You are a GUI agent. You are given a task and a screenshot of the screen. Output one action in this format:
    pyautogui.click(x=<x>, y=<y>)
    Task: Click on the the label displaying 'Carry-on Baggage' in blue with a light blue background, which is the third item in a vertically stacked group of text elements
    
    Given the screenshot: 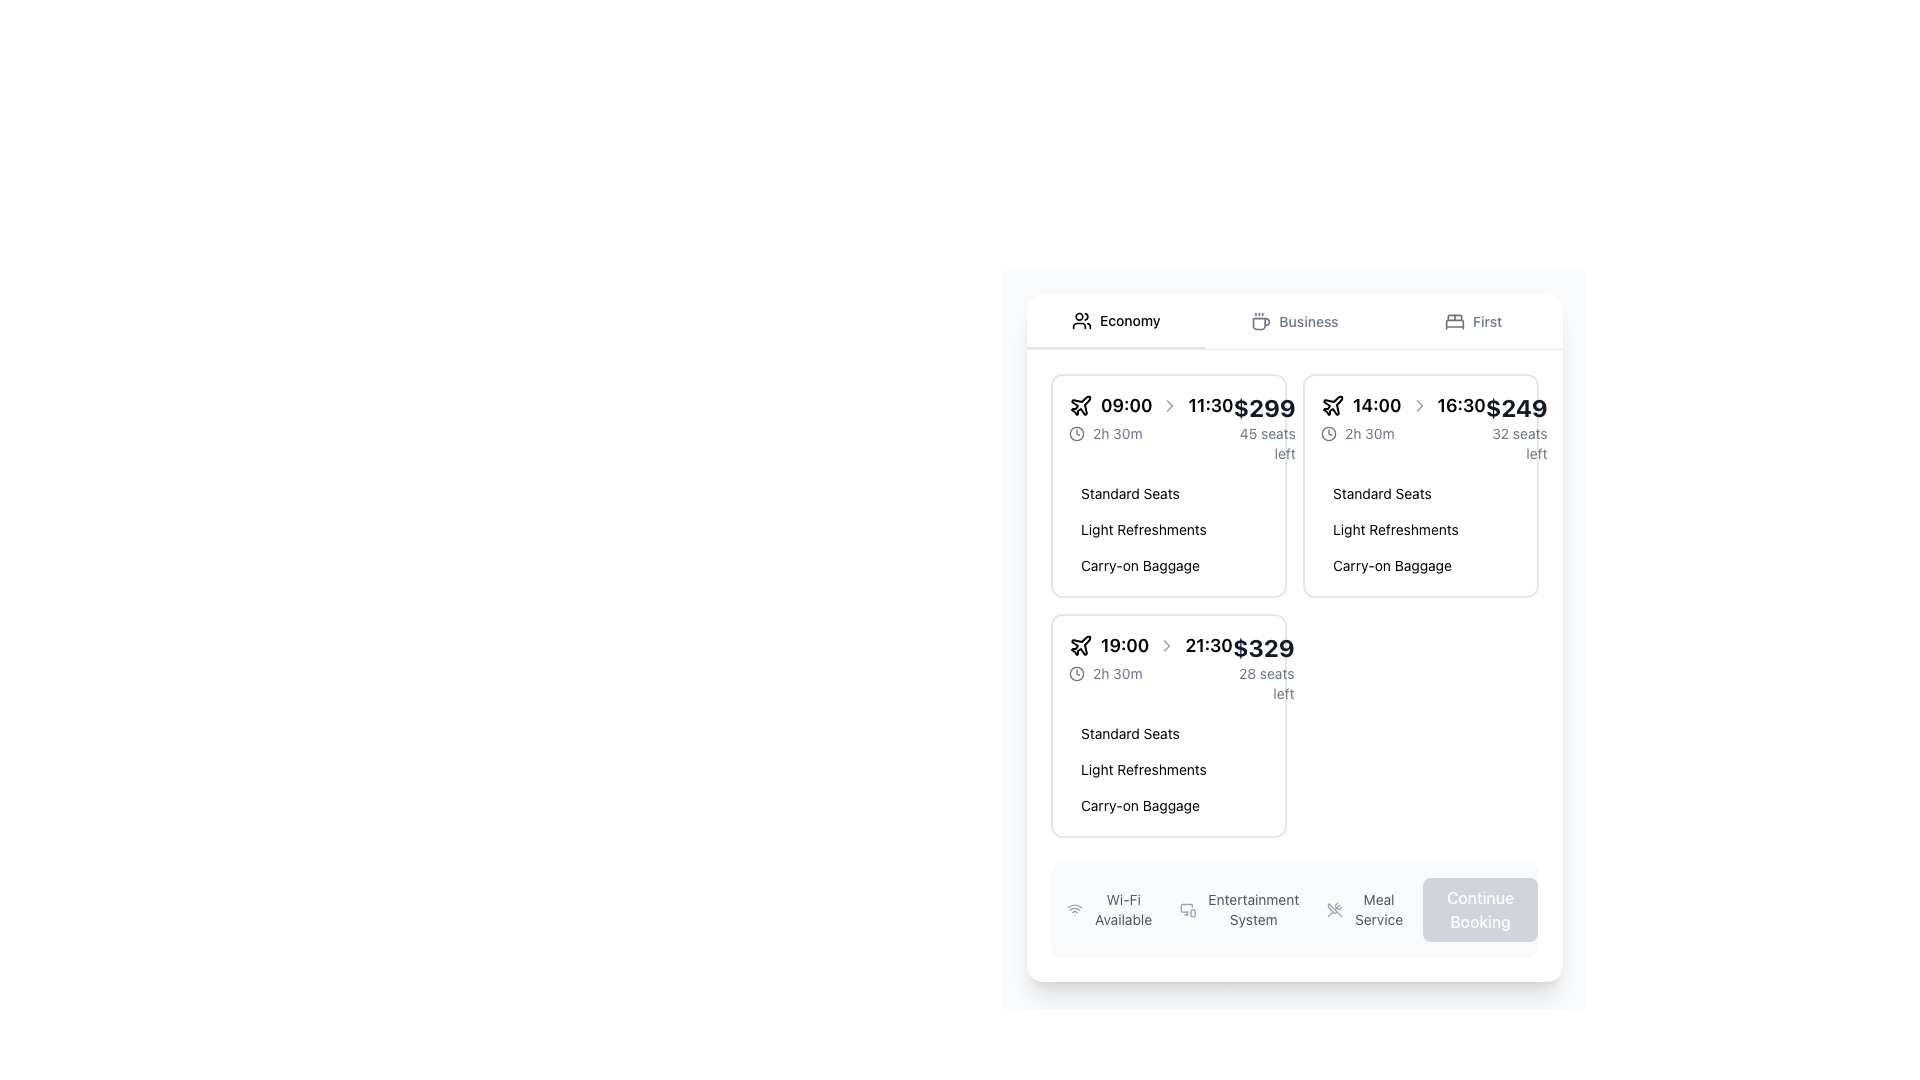 What is the action you would take?
    pyautogui.click(x=1140, y=566)
    